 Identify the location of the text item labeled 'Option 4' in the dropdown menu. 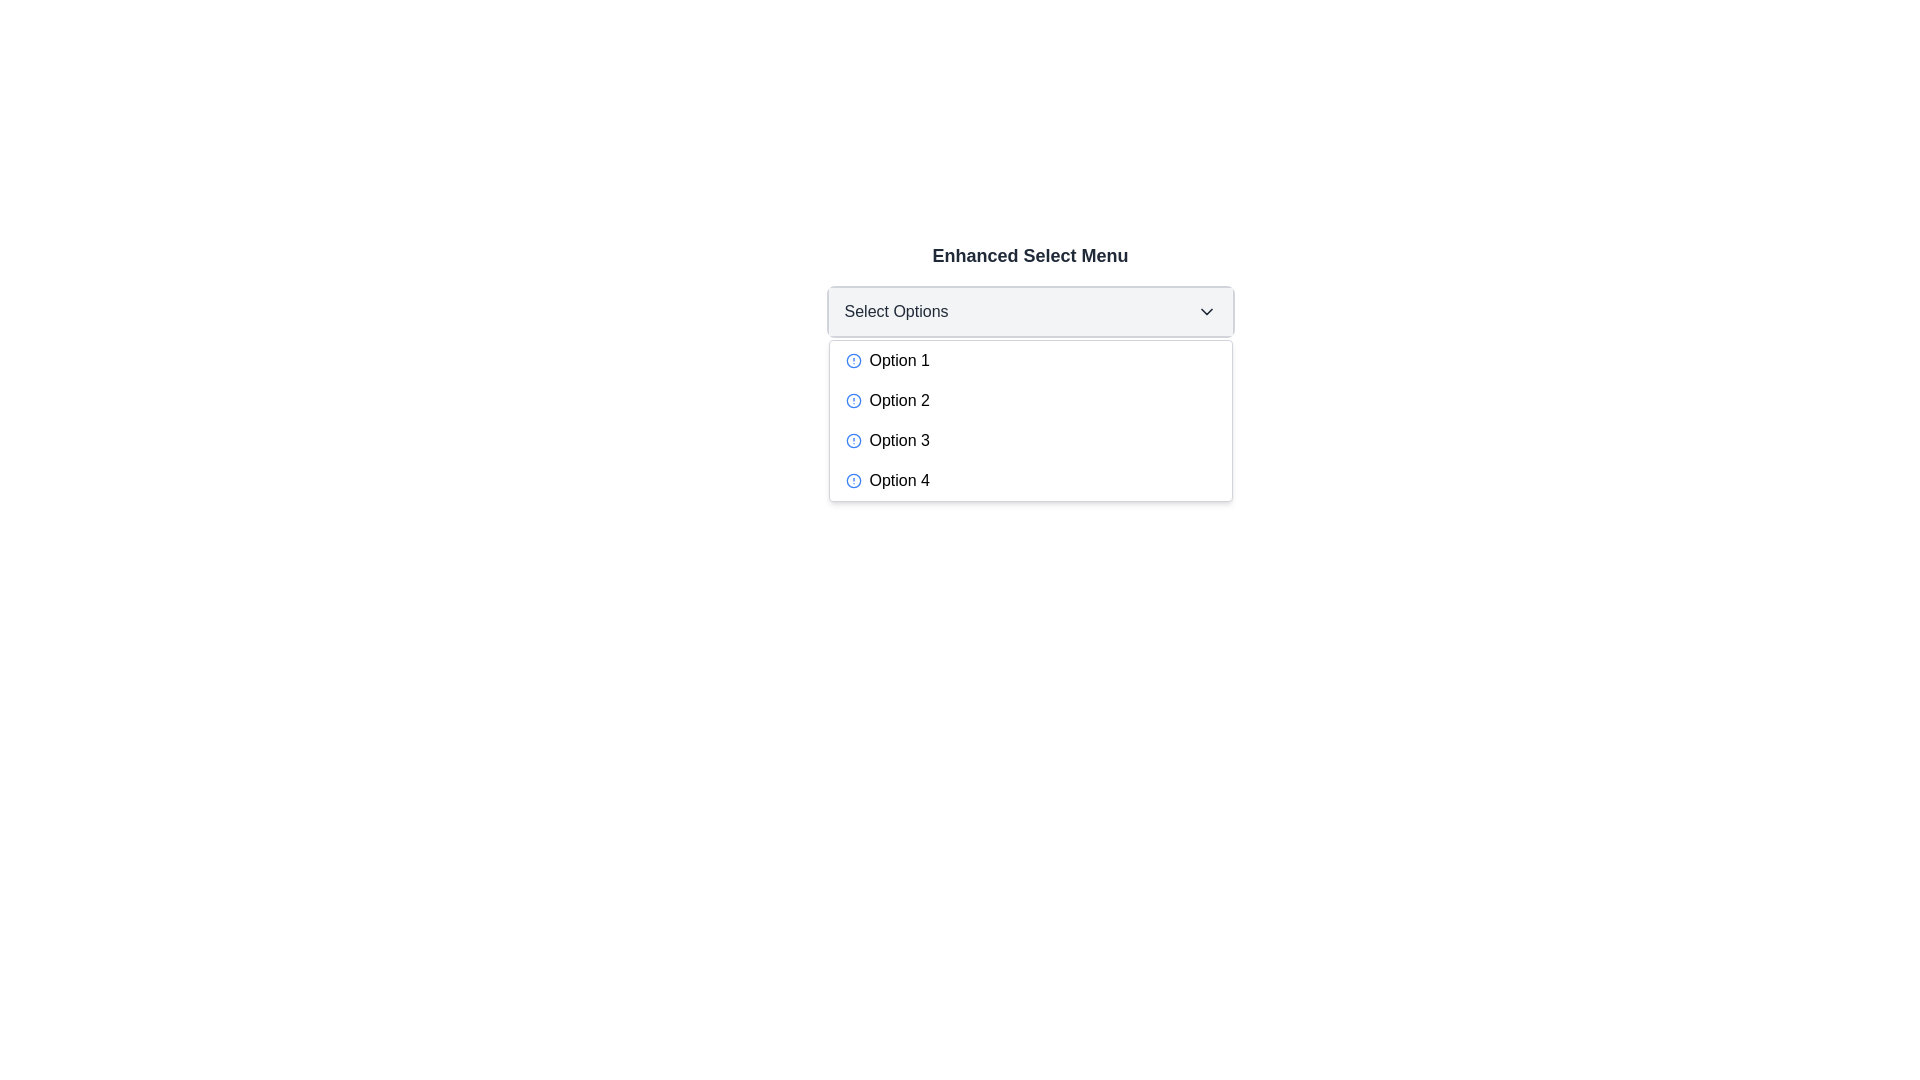
(898, 481).